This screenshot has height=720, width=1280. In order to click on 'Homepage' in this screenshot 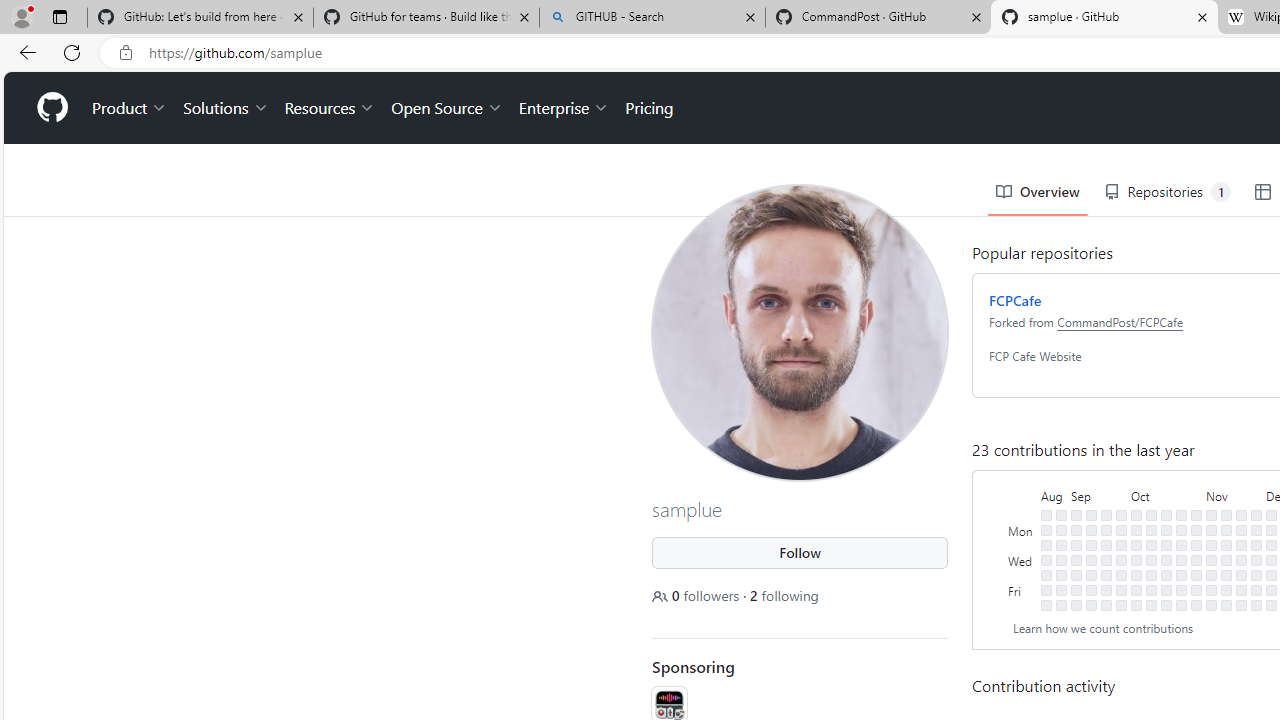, I will do `click(51, 108)`.